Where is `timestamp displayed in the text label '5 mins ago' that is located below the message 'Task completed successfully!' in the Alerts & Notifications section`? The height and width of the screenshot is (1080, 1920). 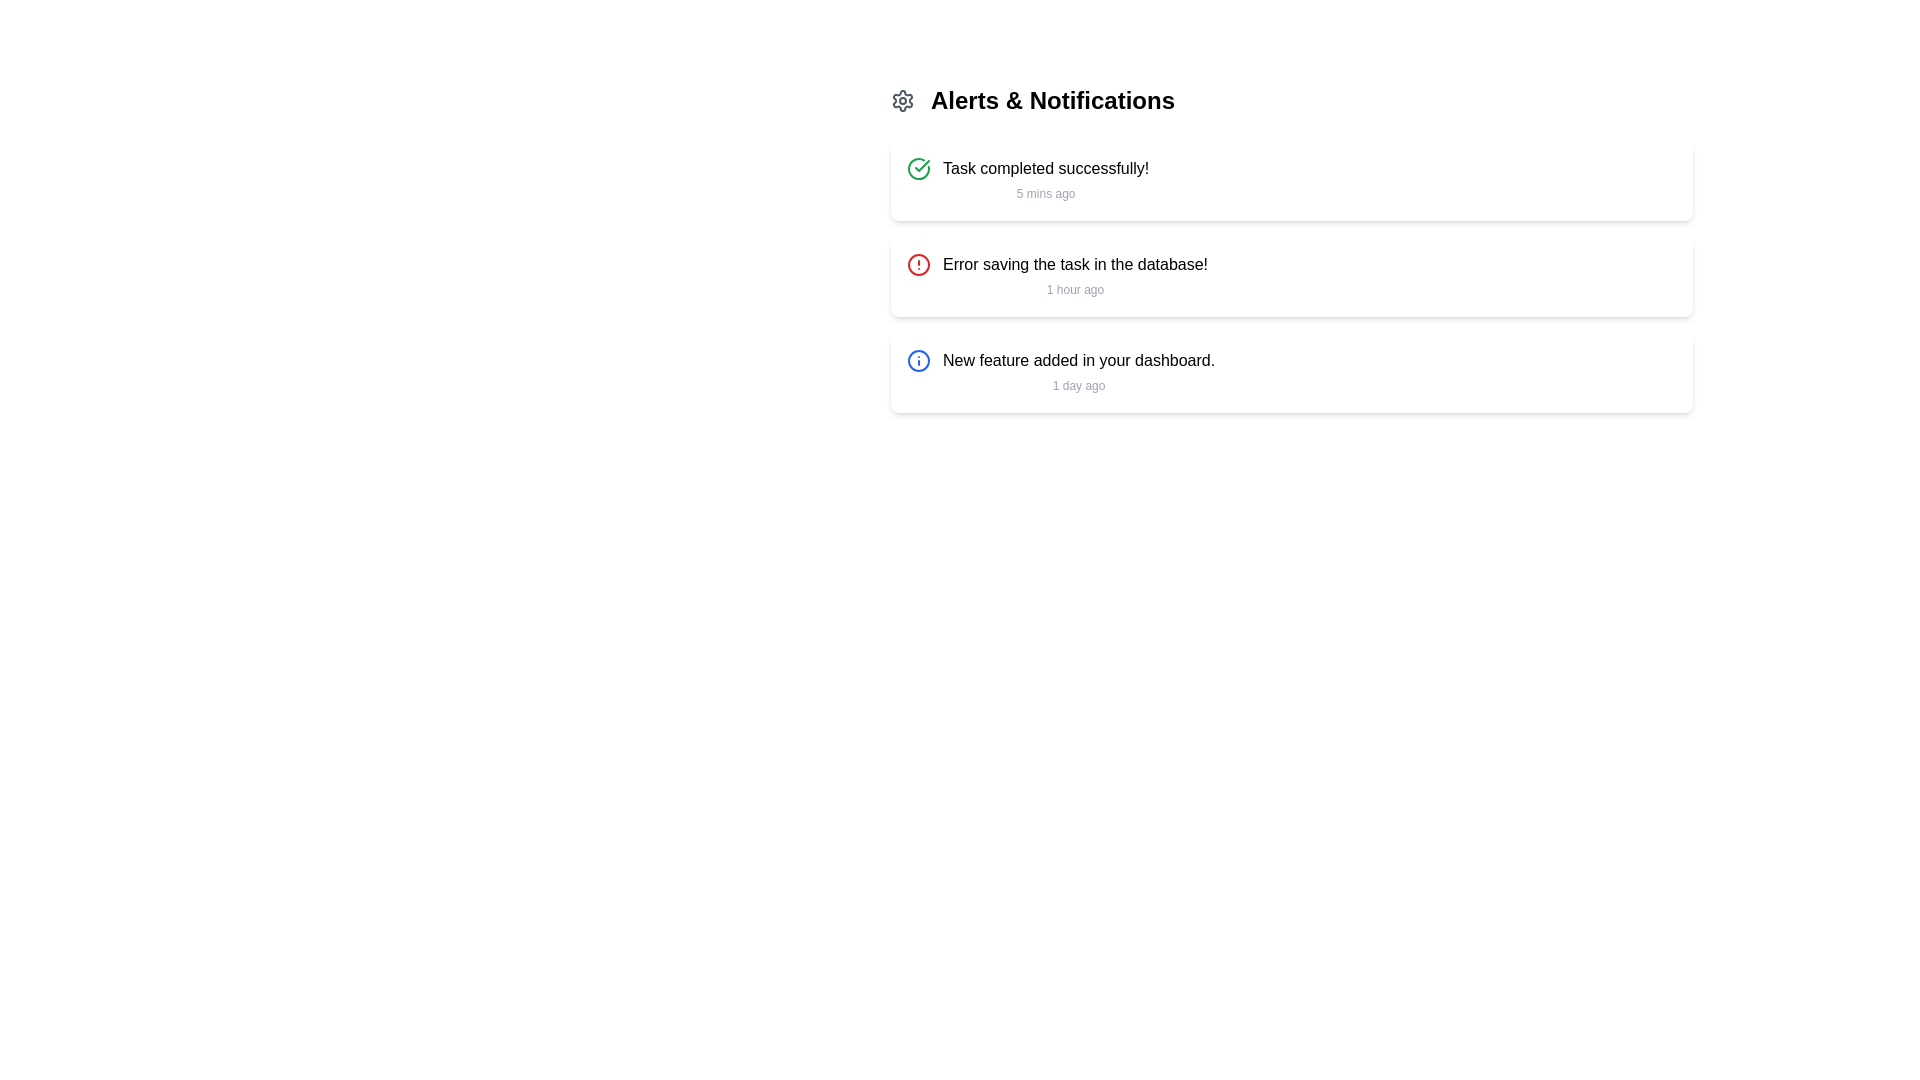 timestamp displayed in the text label '5 mins ago' that is located below the message 'Task completed successfully!' in the Alerts & Notifications section is located at coordinates (1045, 193).